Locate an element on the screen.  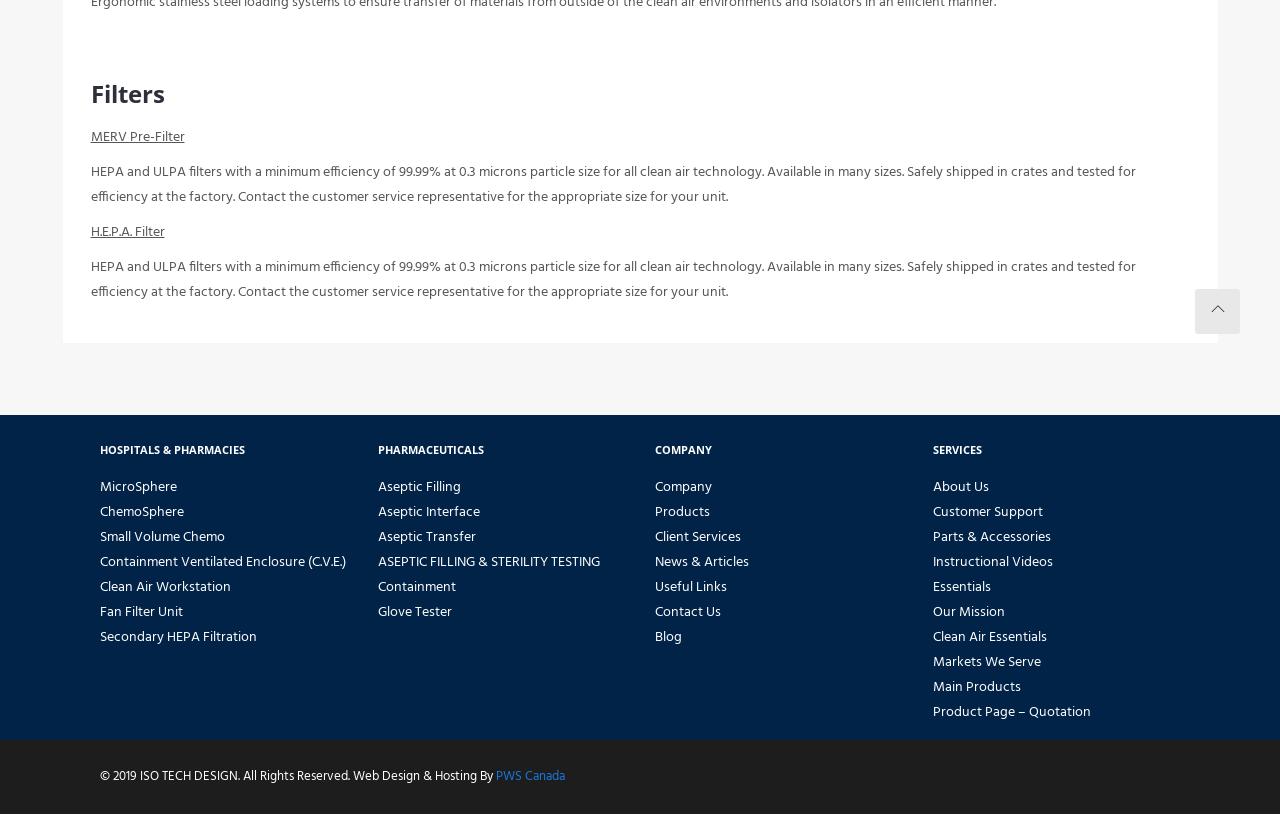
'News & Articles' is located at coordinates (701, 576).